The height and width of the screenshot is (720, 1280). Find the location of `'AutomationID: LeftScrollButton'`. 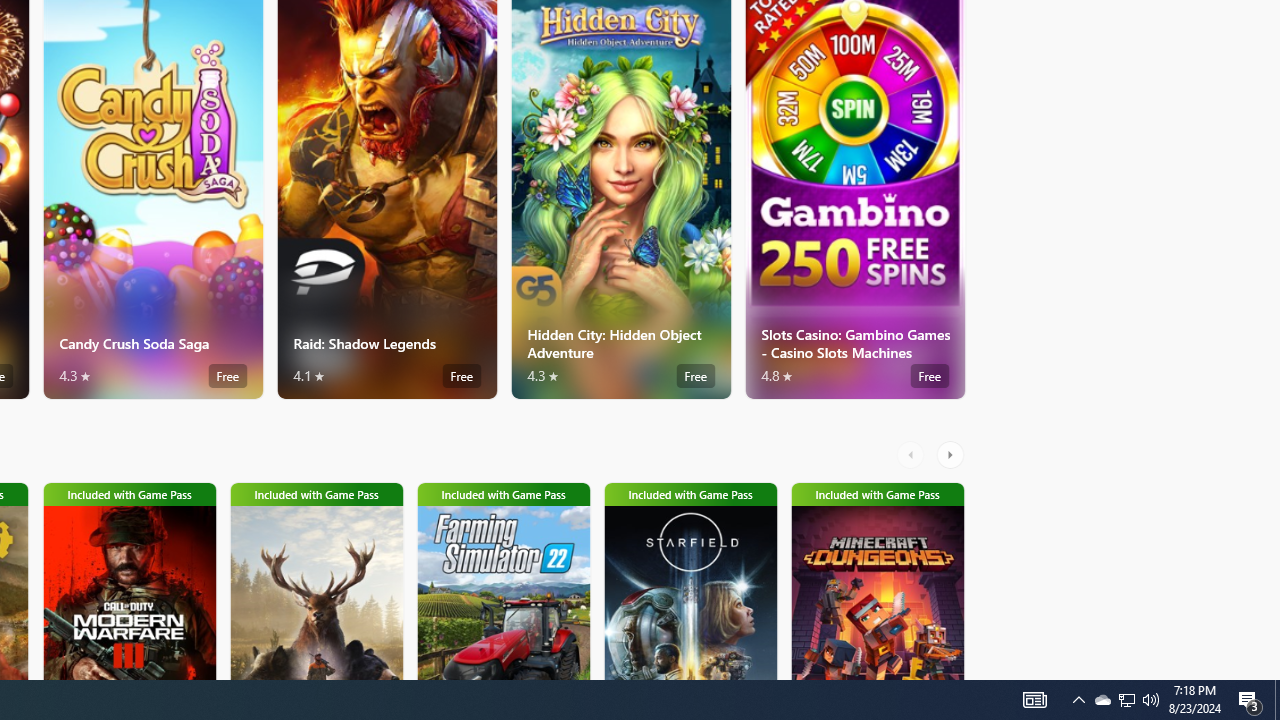

'AutomationID: LeftScrollButton' is located at coordinates (912, 455).